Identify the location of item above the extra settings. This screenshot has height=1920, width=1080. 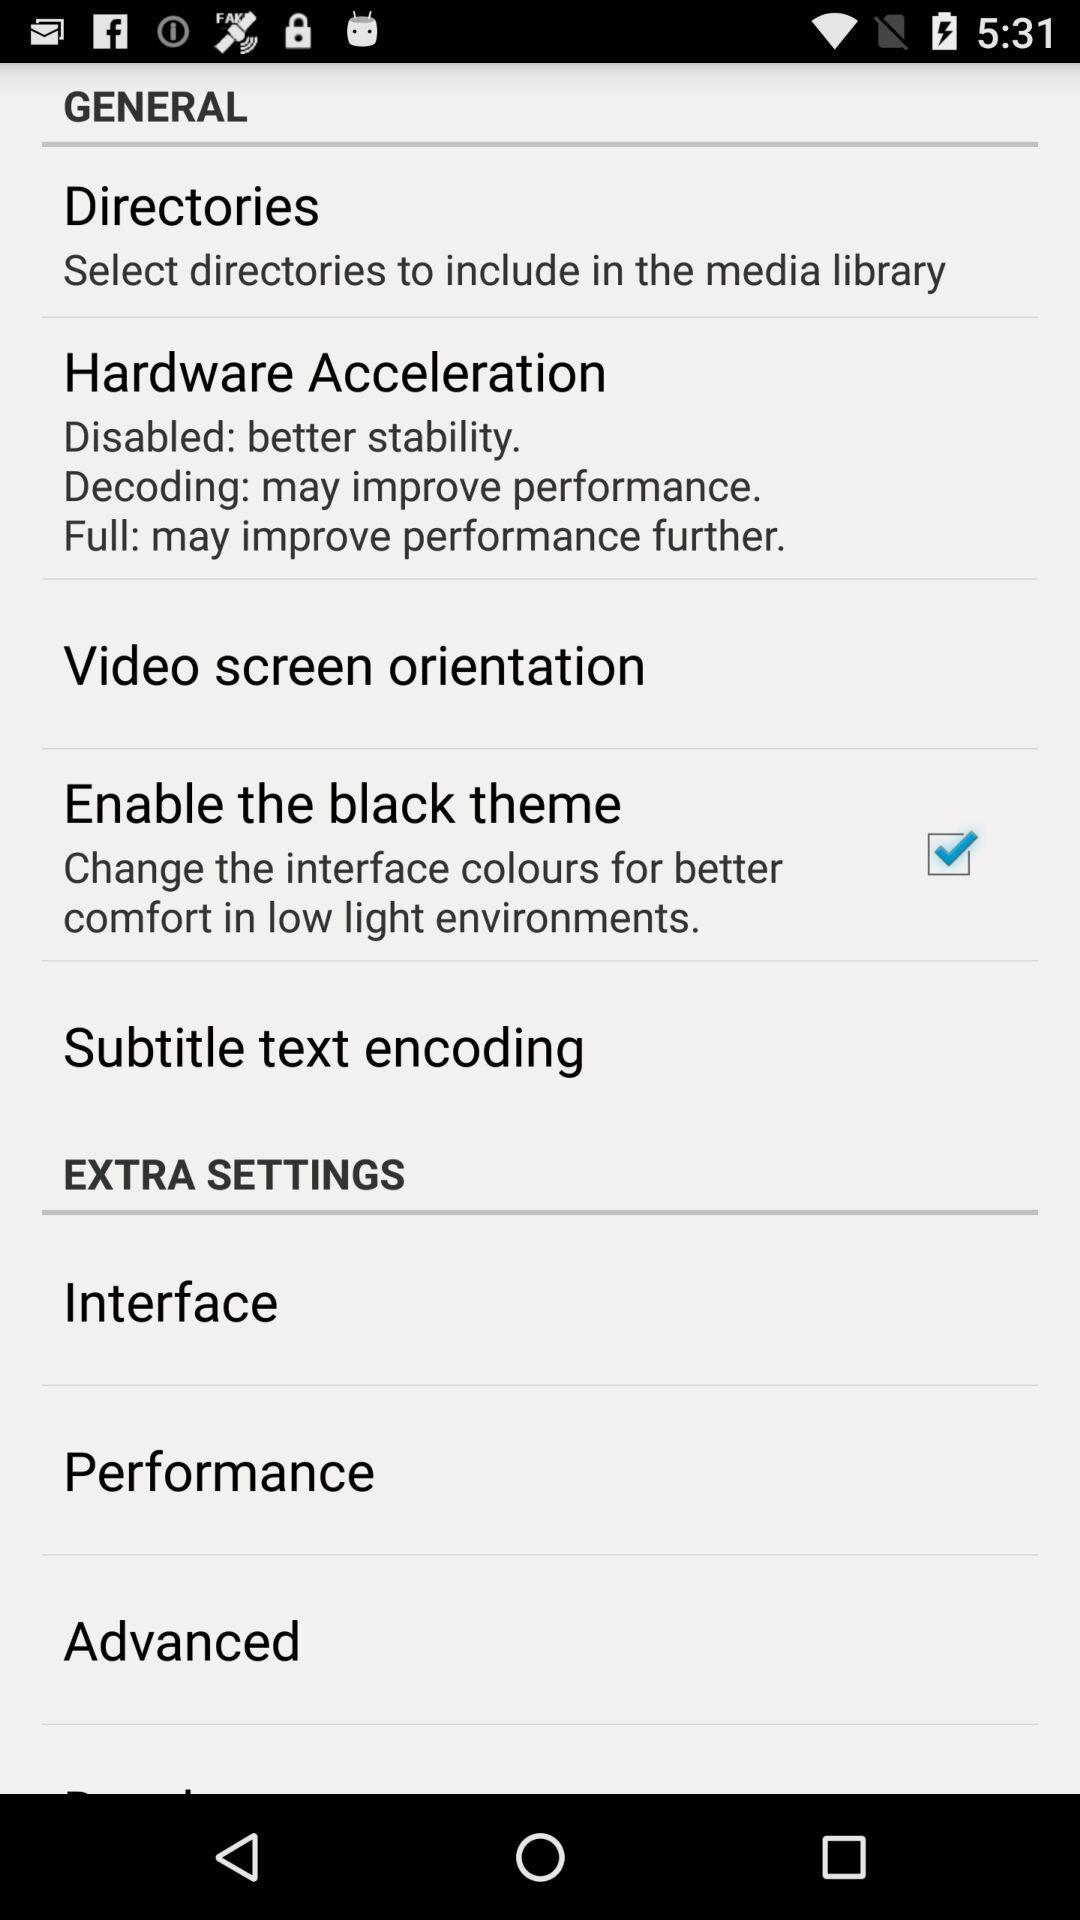
(323, 1044).